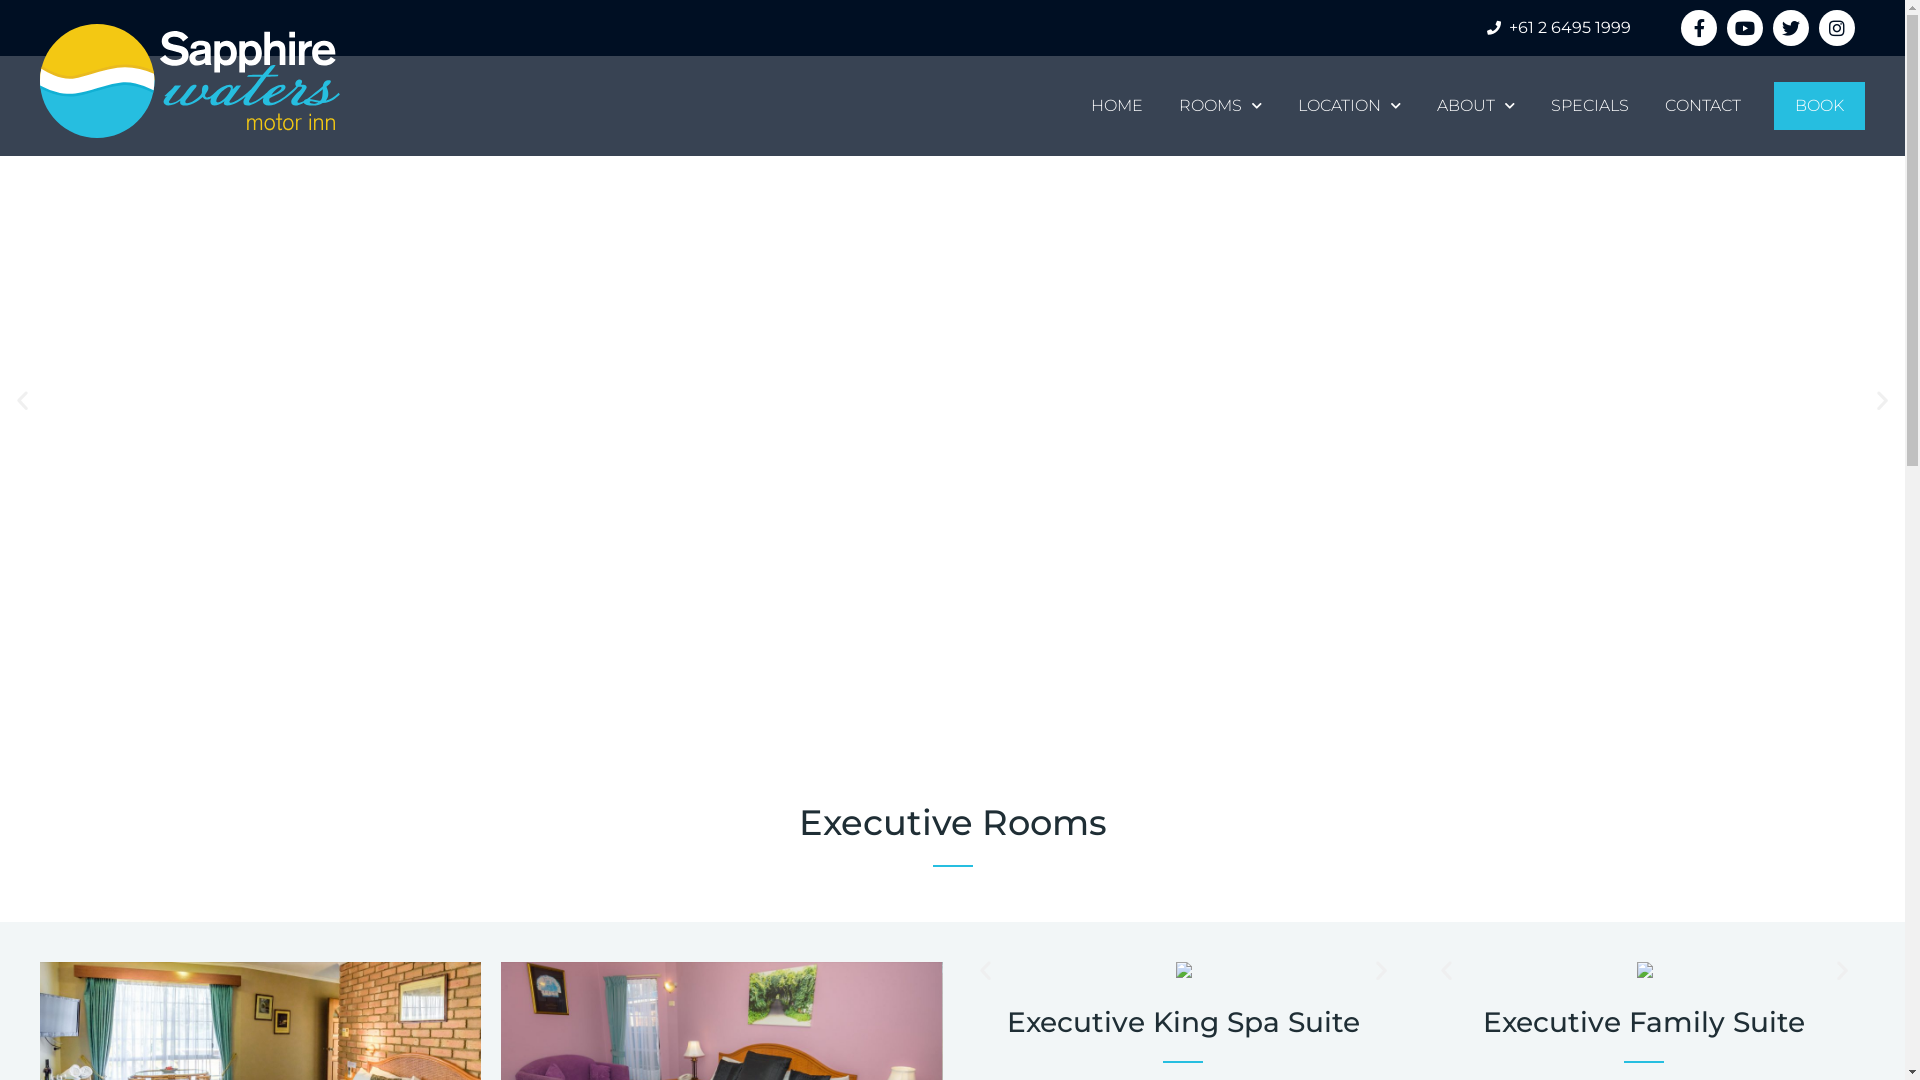  What do you see at coordinates (1646, 105) in the screenshot?
I see `'CONTACT'` at bounding box center [1646, 105].